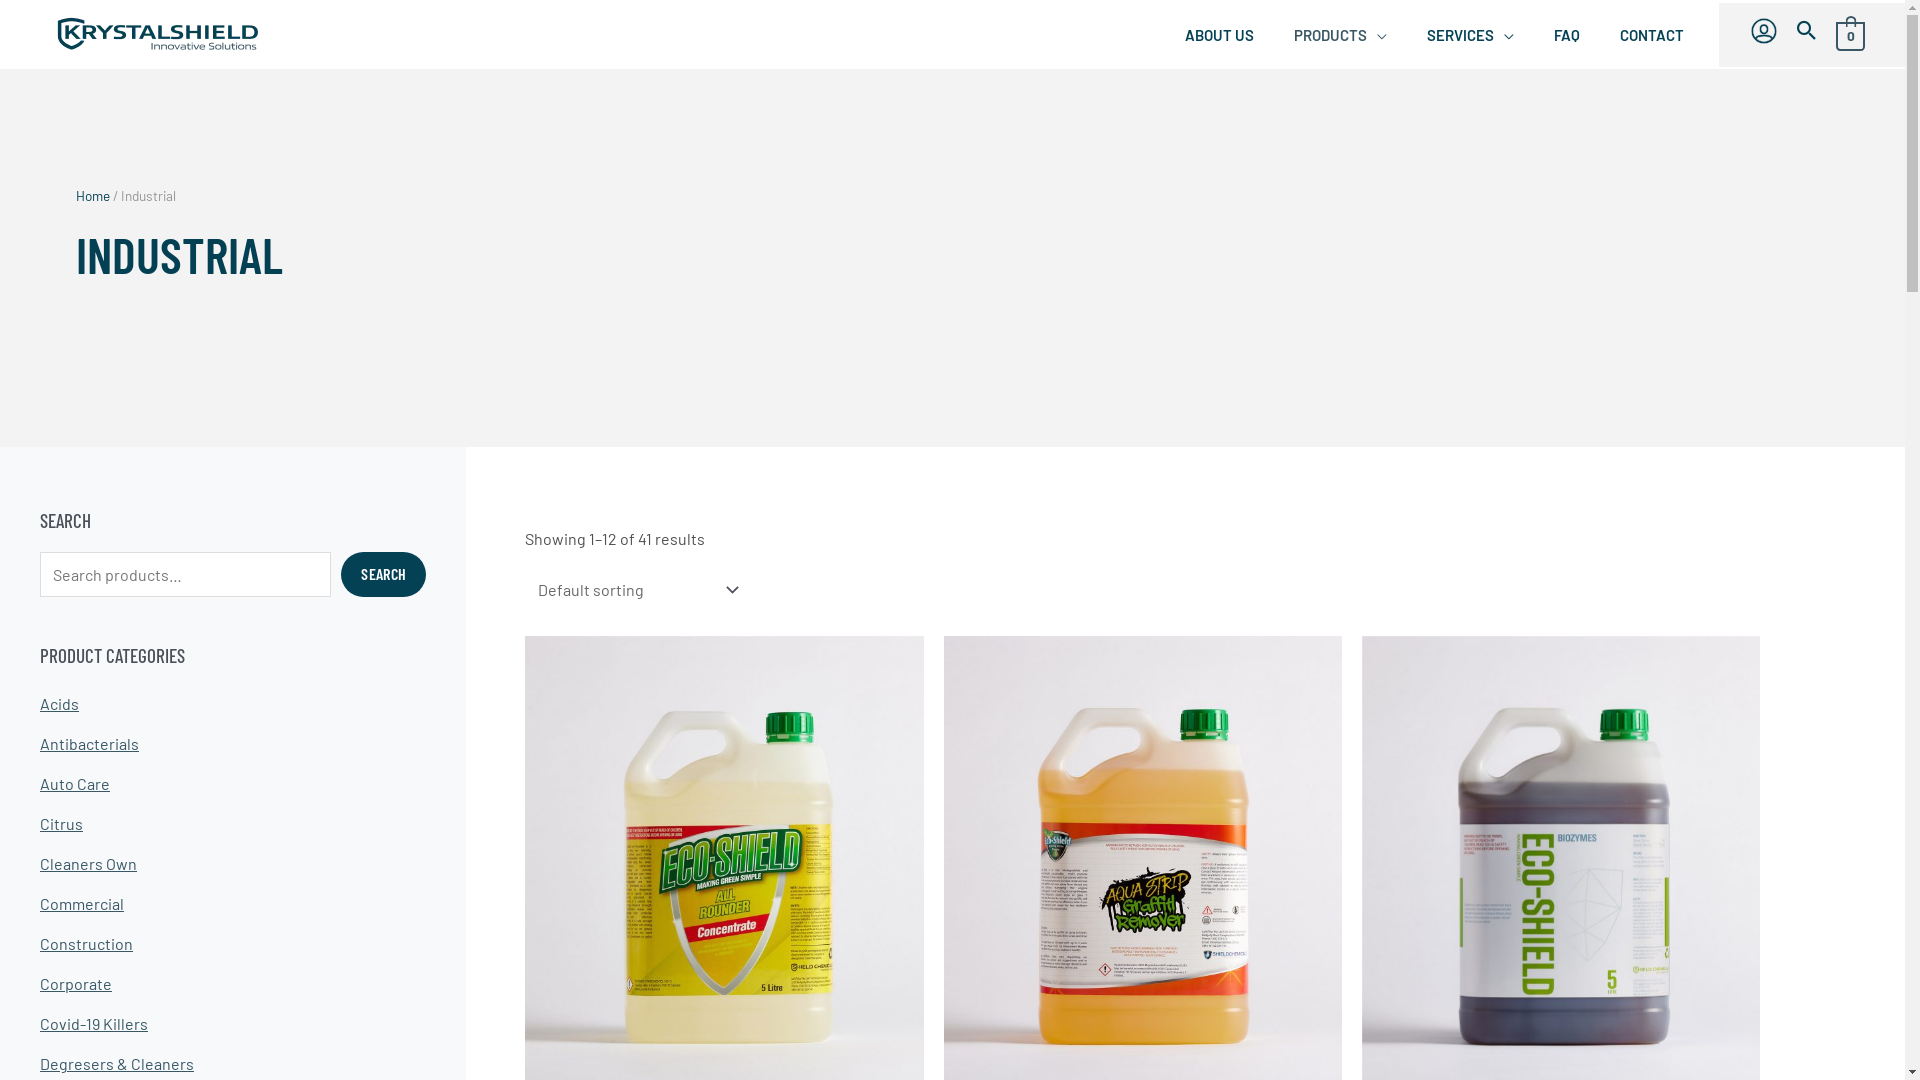 Image resolution: width=1920 pixels, height=1080 pixels. What do you see at coordinates (76, 982) in the screenshot?
I see `'Corporate'` at bounding box center [76, 982].